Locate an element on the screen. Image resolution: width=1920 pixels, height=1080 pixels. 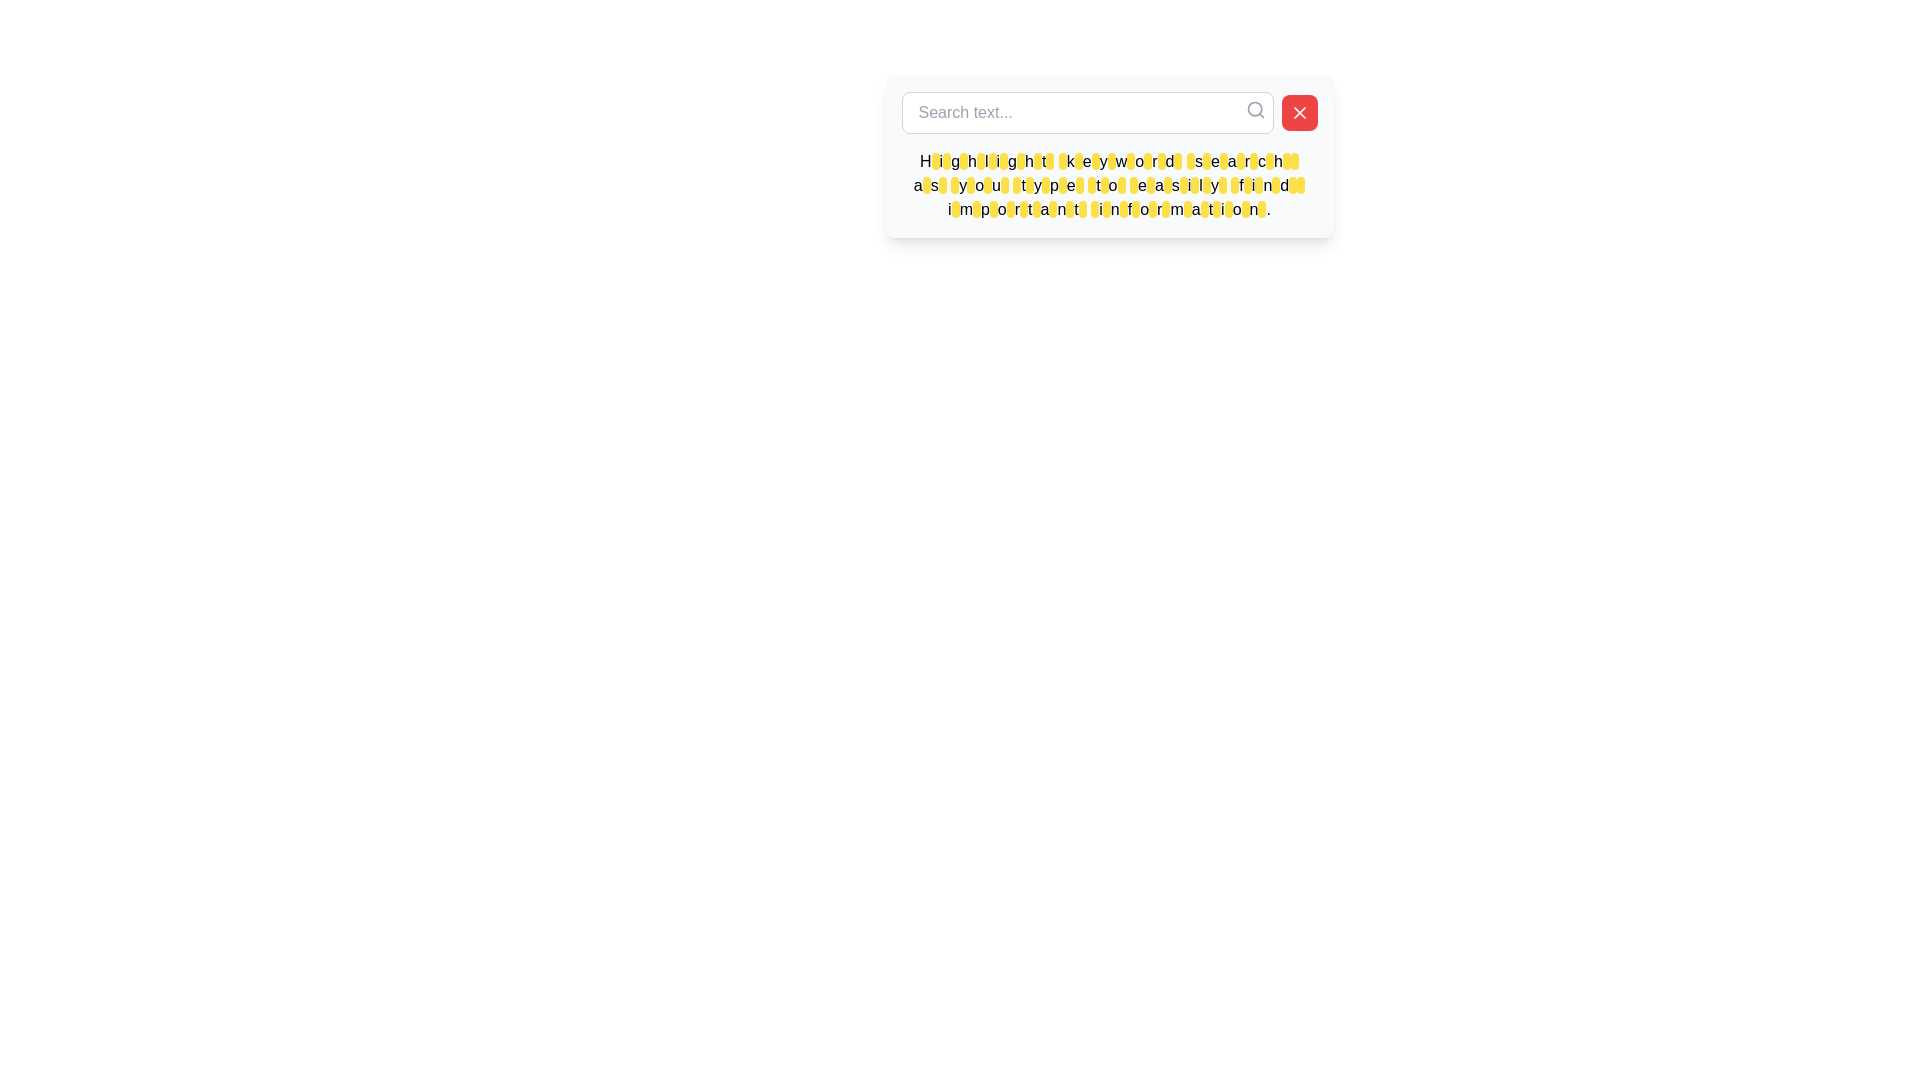
the 15th yellow-highlighted segment within the tooltip, which has a yellow background and black rounded edges, positioned underneath the search bar is located at coordinates (1103, 185).